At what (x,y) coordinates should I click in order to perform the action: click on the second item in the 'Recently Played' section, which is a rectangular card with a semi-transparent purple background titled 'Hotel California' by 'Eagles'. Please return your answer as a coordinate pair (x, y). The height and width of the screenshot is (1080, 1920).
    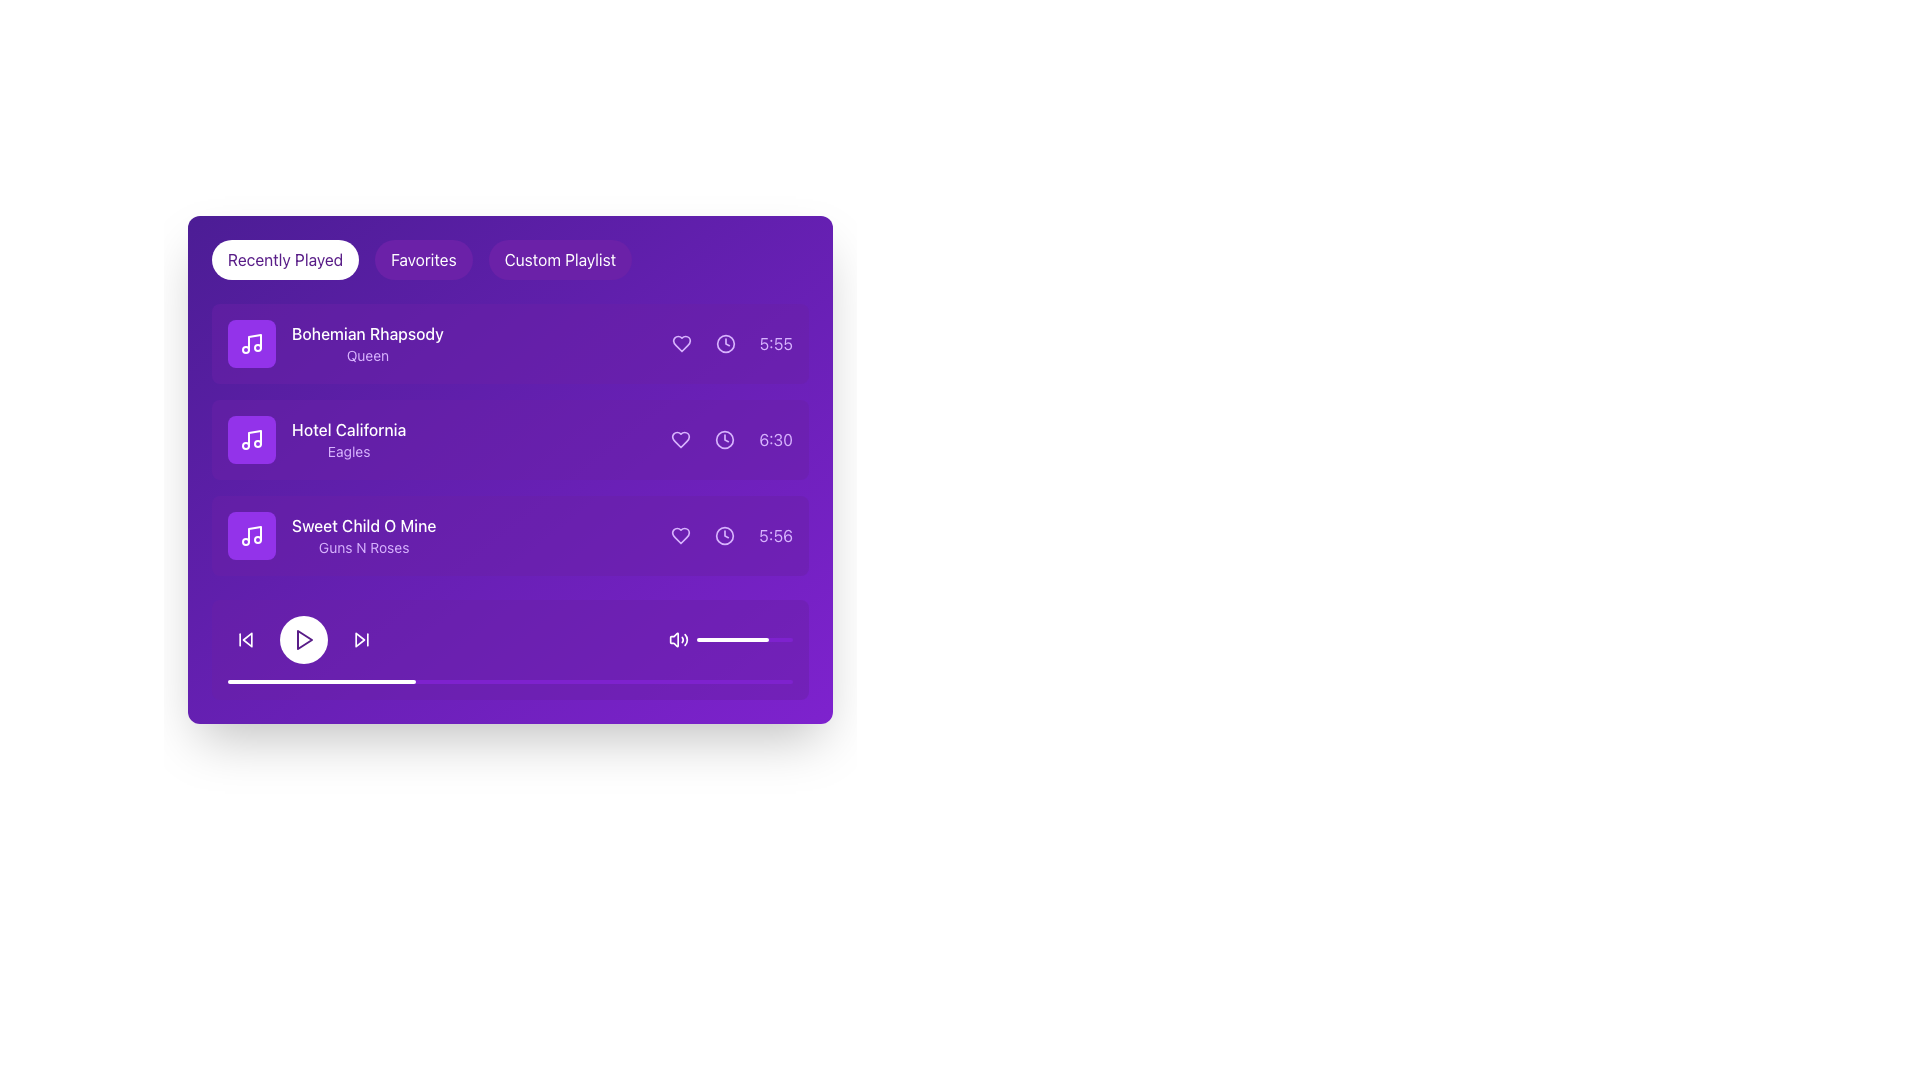
    Looking at the image, I should click on (510, 438).